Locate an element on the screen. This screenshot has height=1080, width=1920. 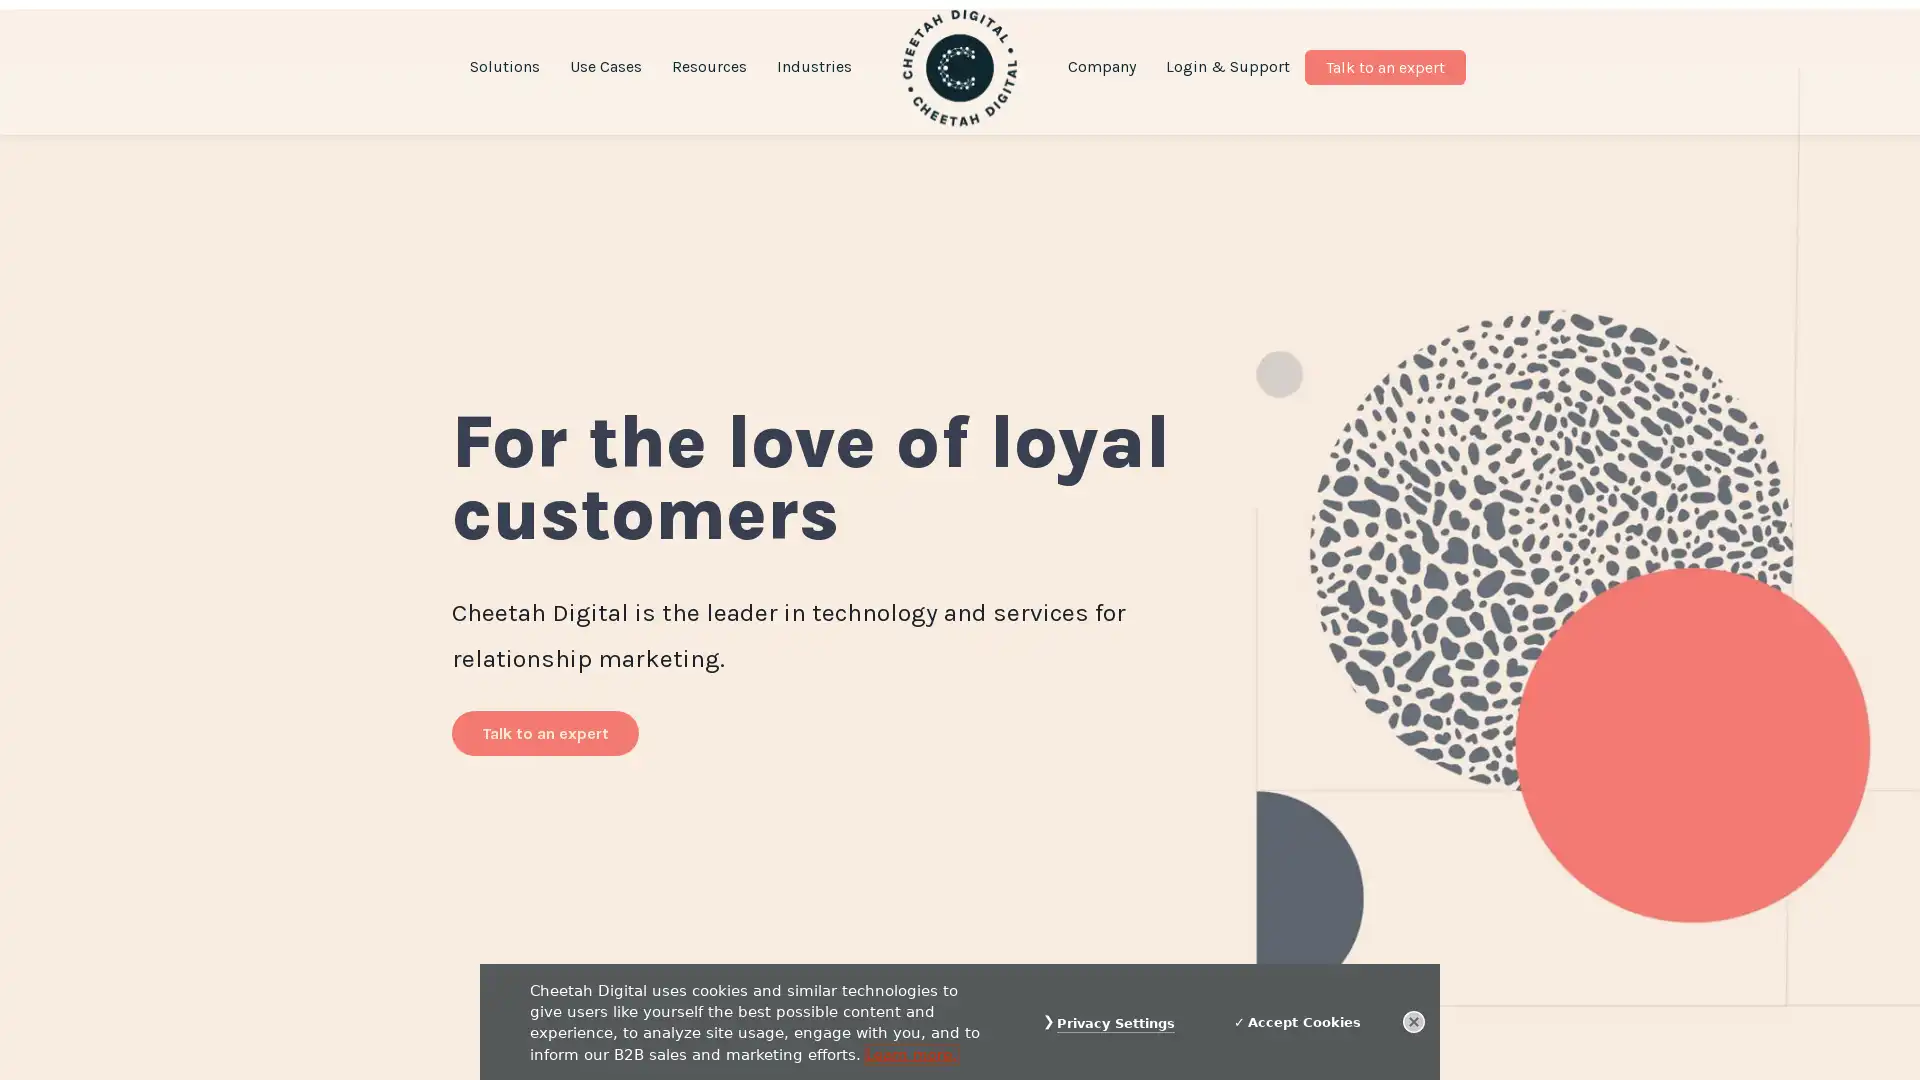
Close is located at coordinates (1413, 1021).